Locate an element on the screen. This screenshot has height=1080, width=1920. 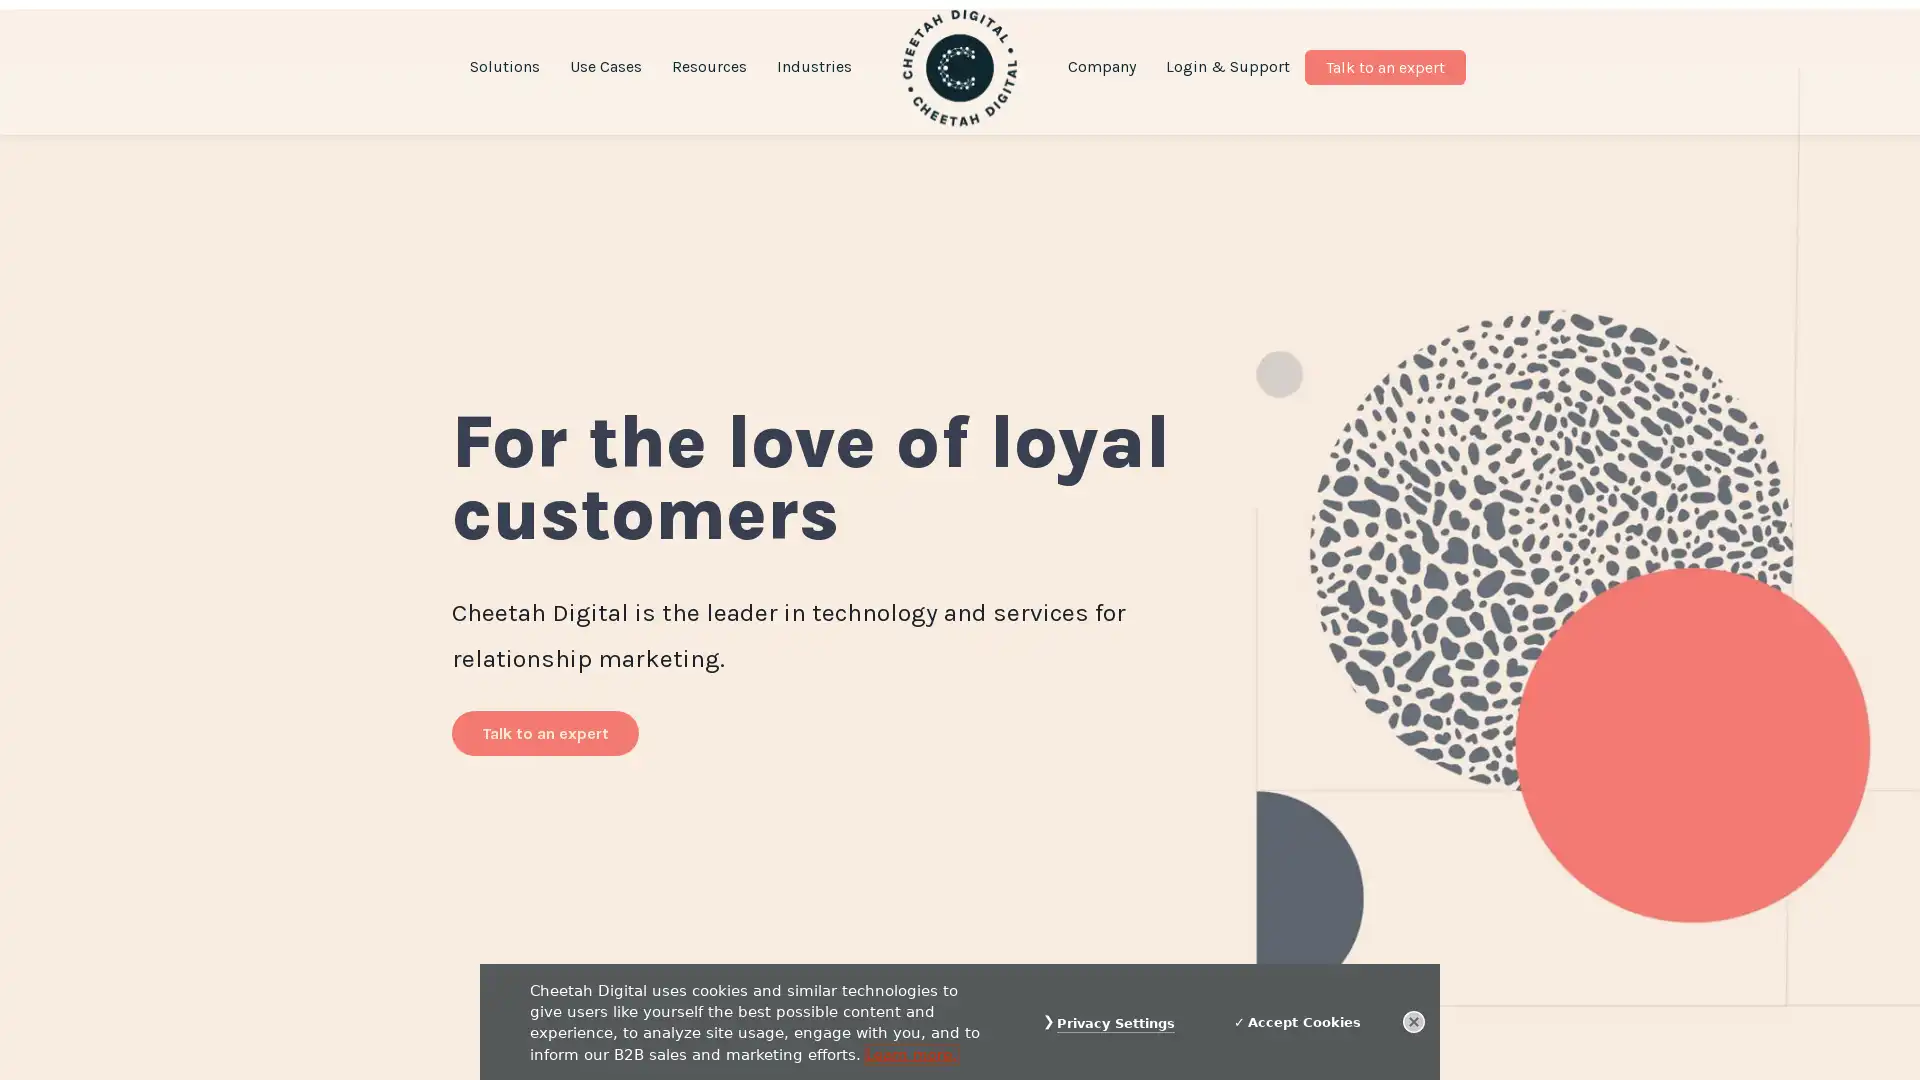
Close is located at coordinates (1413, 1021).